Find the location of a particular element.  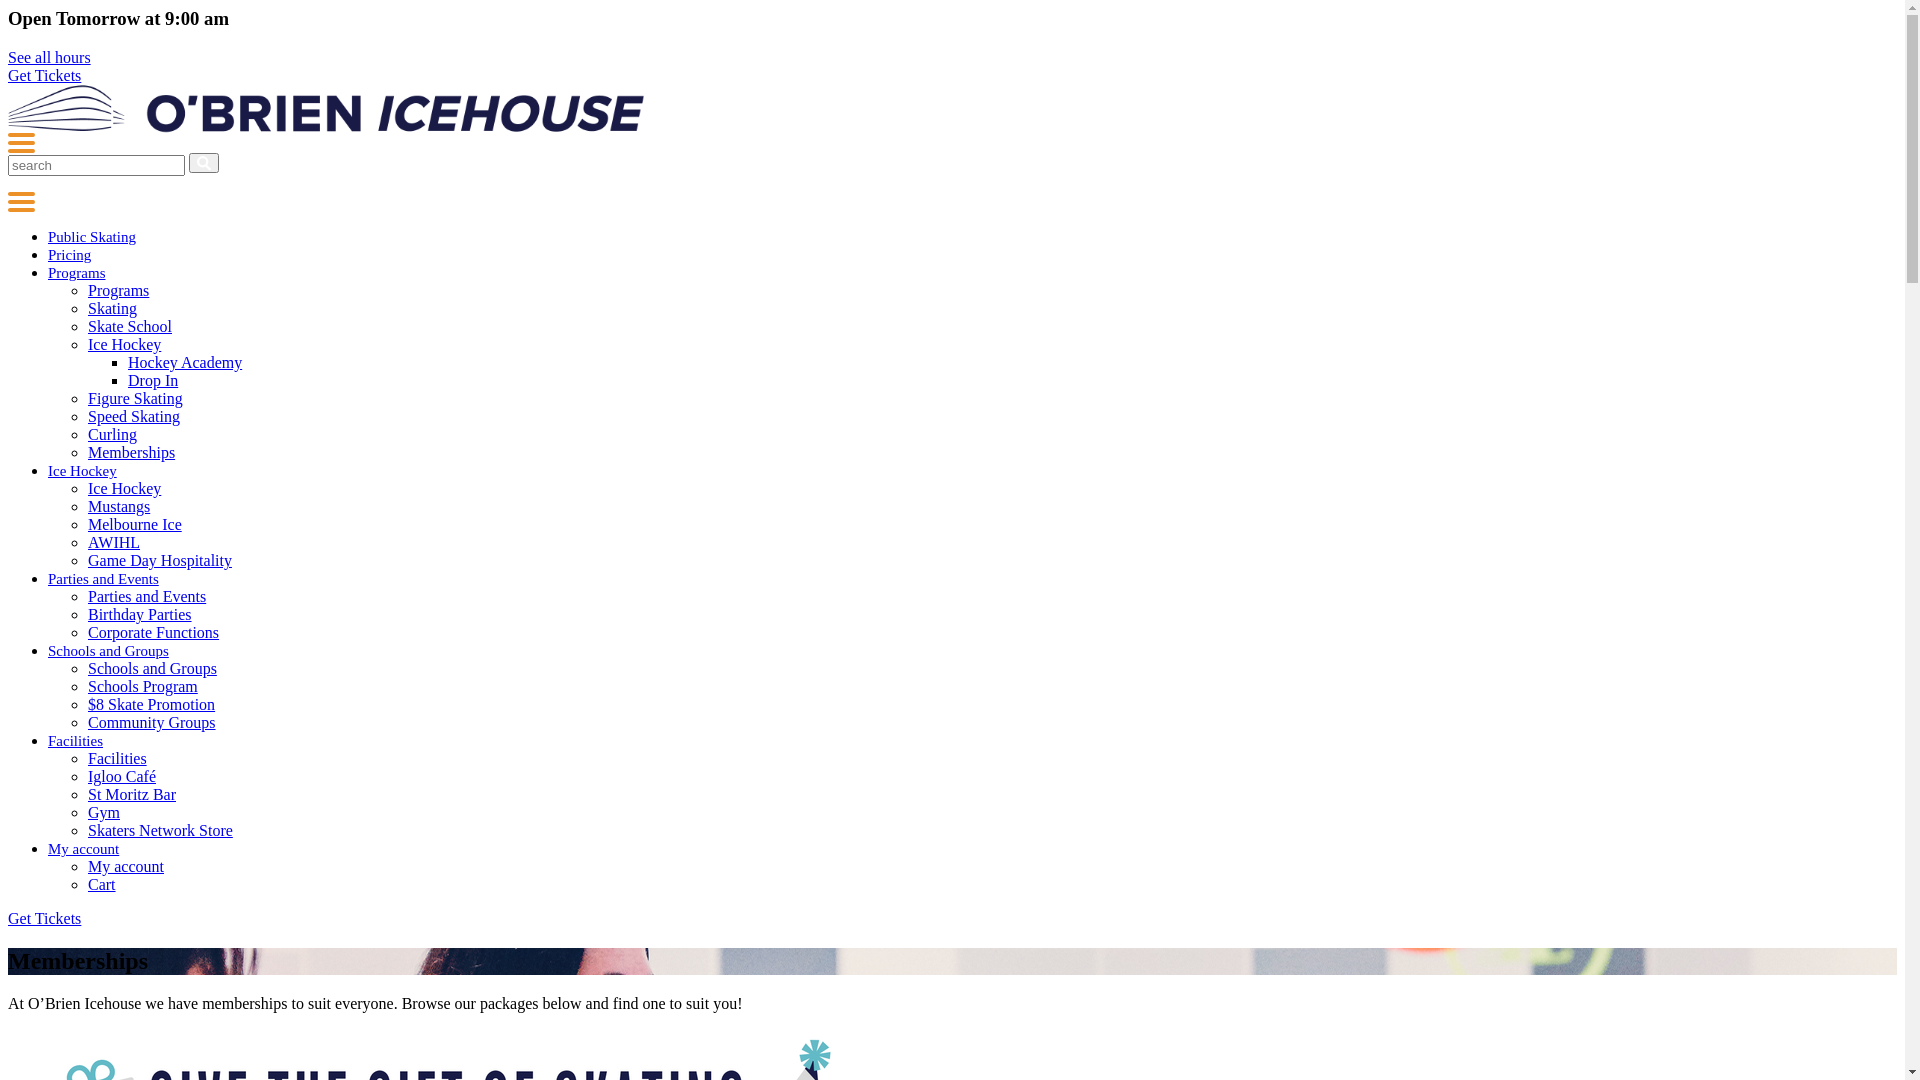

'Ice Hockey' is located at coordinates (123, 488).